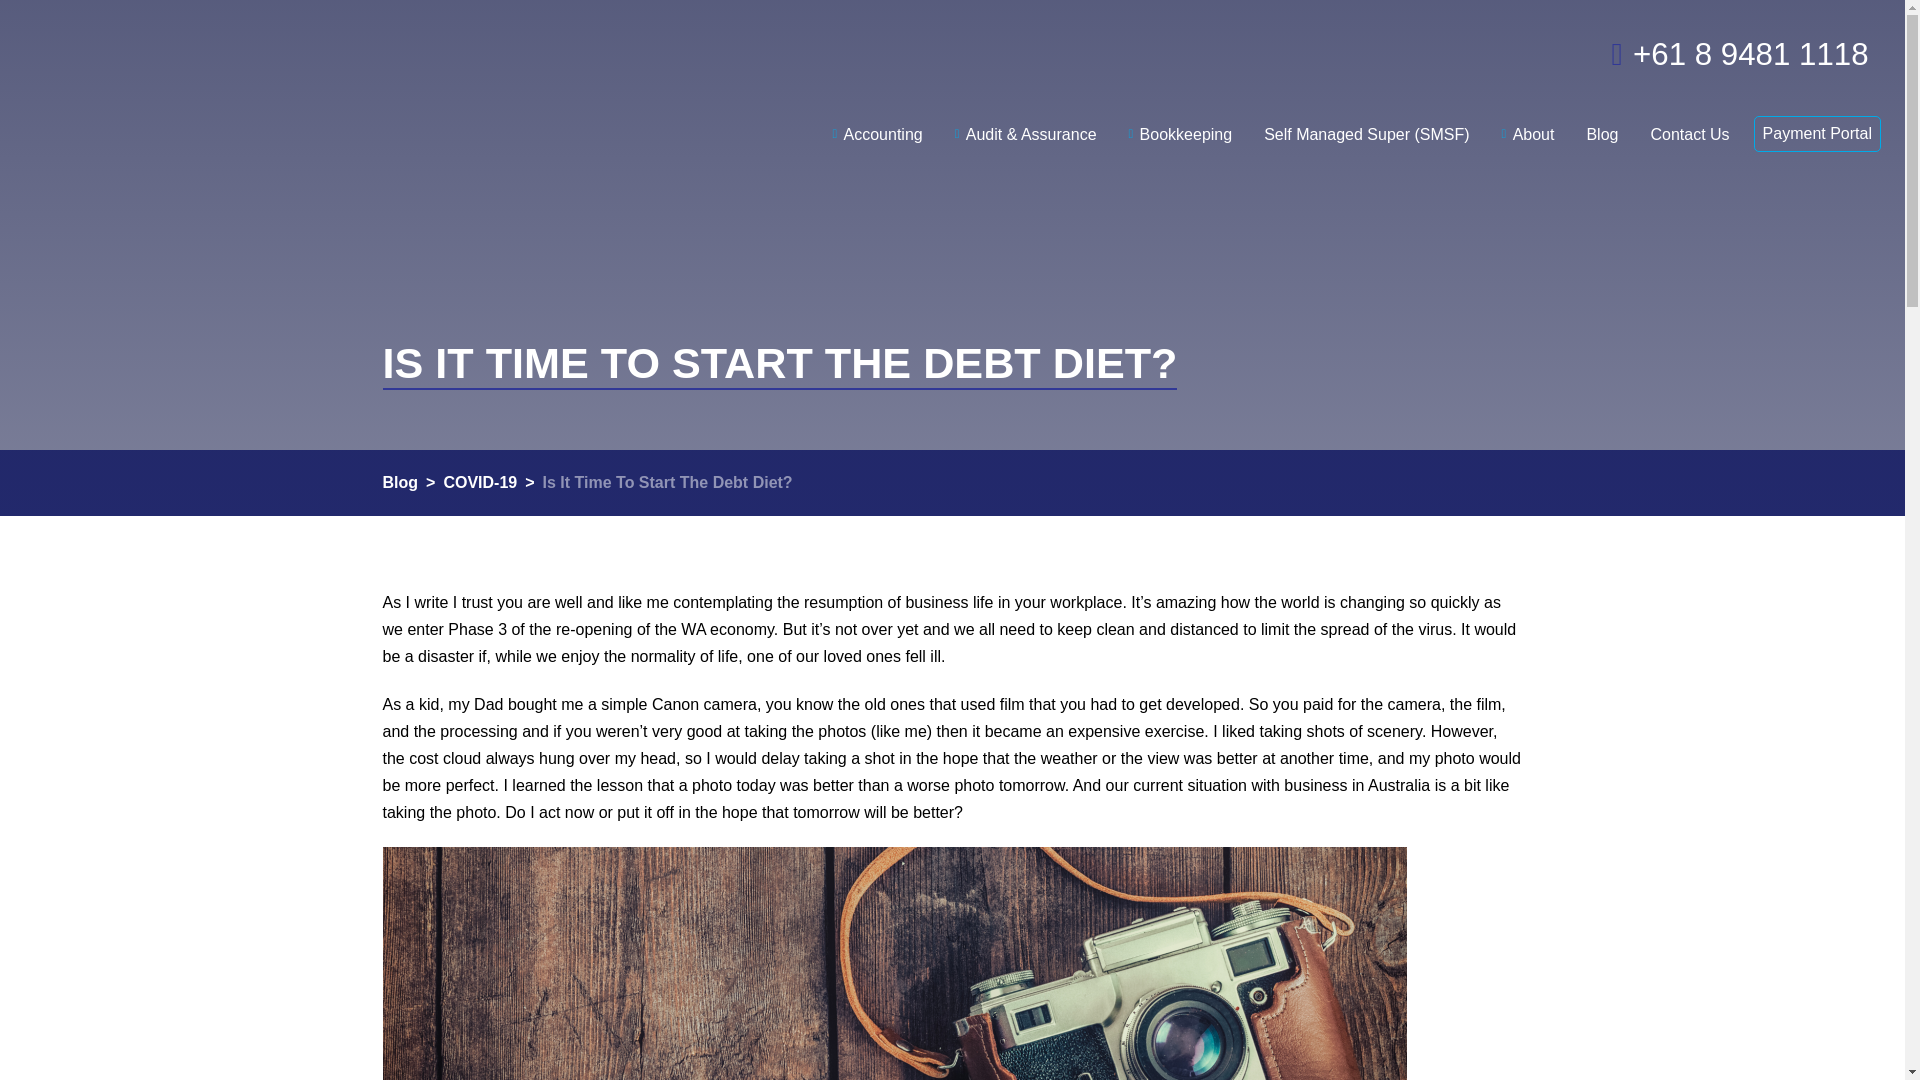  What do you see at coordinates (399, 482) in the screenshot?
I see `'Blog'` at bounding box center [399, 482].